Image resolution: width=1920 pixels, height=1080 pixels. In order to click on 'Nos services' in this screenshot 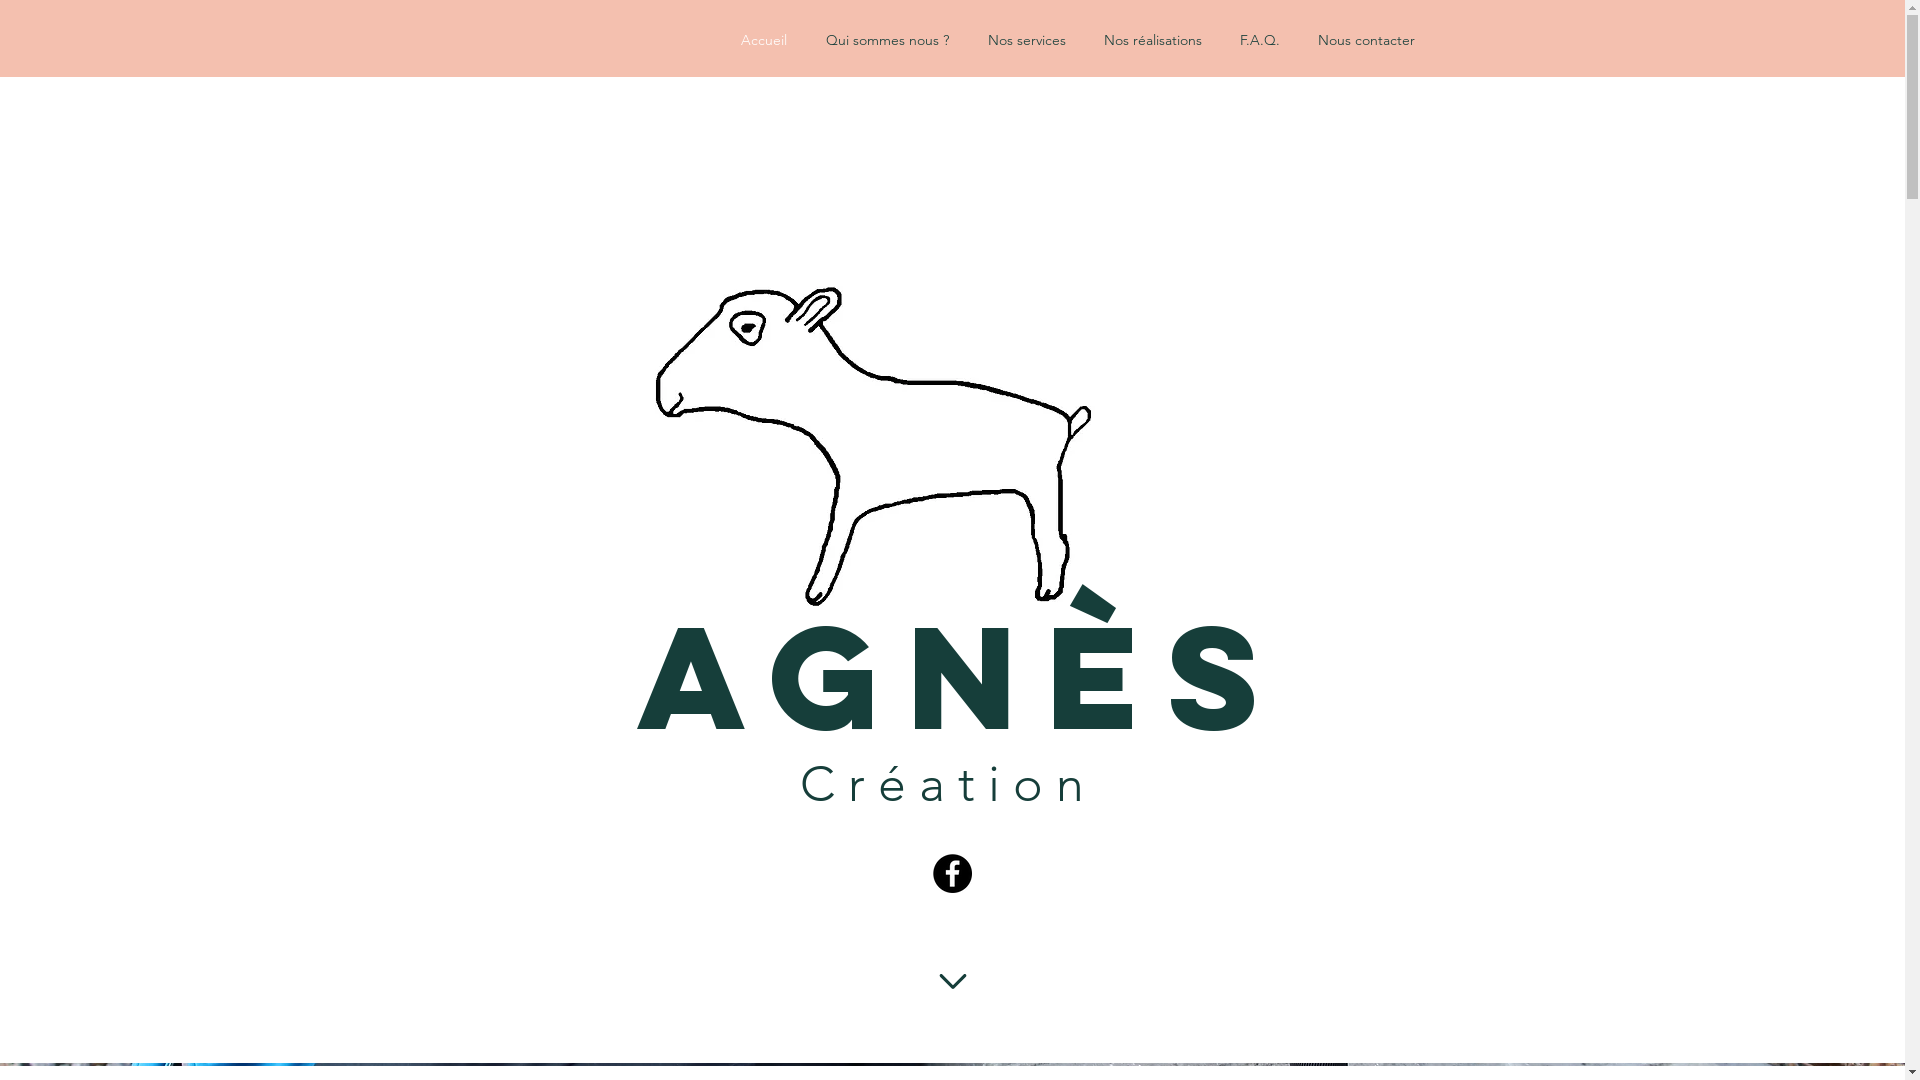, I will do `click(1036, 39)`.